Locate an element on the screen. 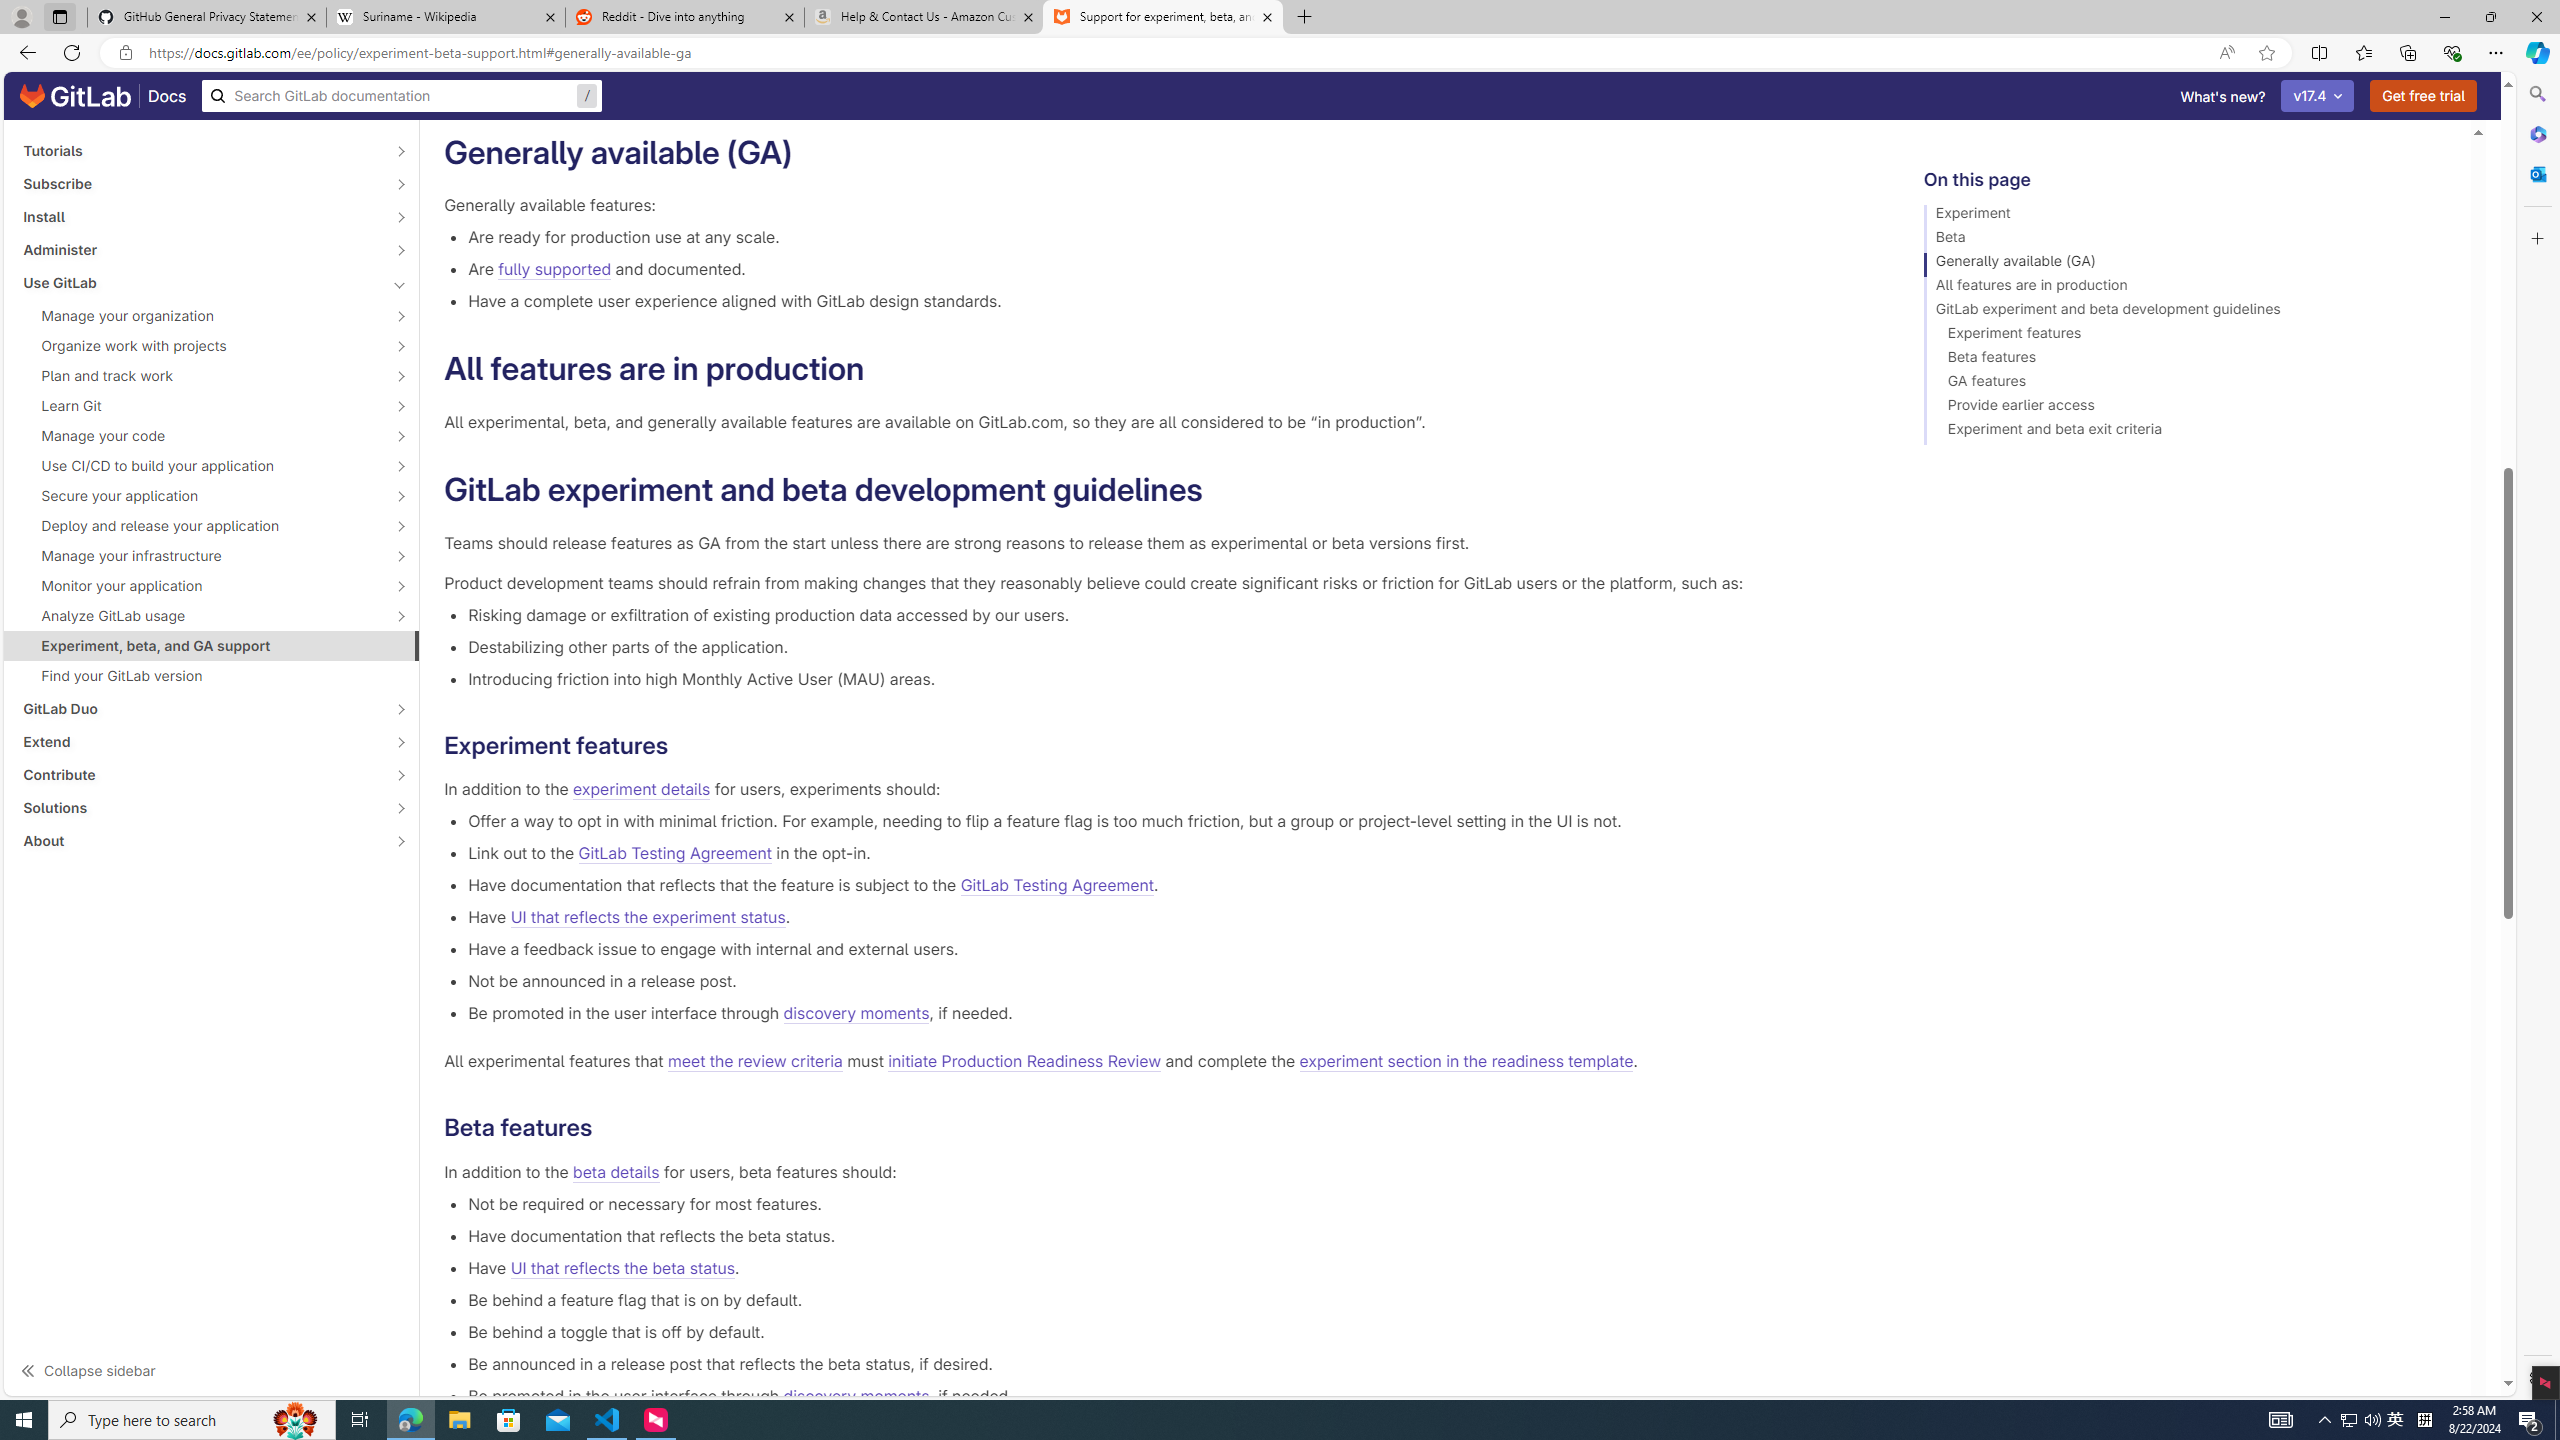 This screenshot has width=2560, height=1440. 'meet the review criteria' is located at coordinates (754, 1061).